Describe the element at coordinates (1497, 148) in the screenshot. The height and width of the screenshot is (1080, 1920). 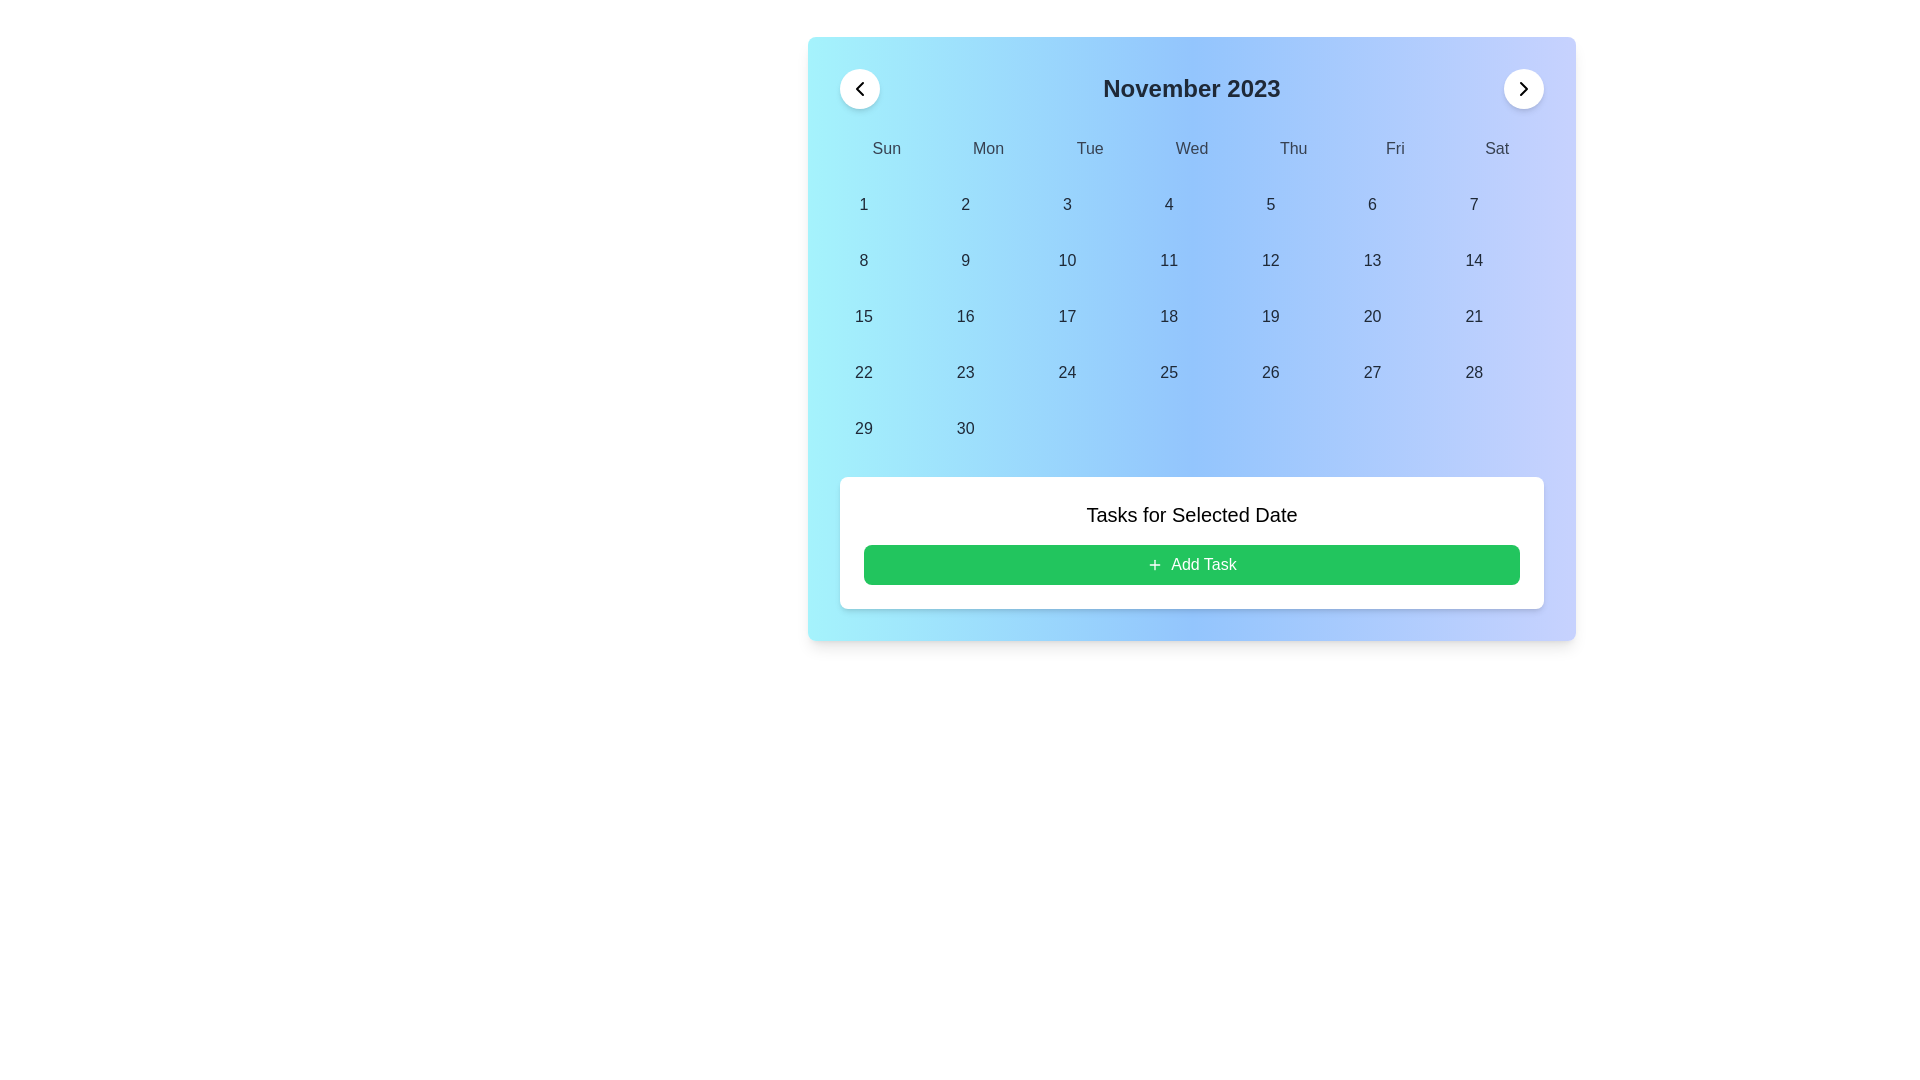
I see `the text label for Saturday, which is the last item in the days-of-week header of the calendar component, located at the far right of its group` at that location.